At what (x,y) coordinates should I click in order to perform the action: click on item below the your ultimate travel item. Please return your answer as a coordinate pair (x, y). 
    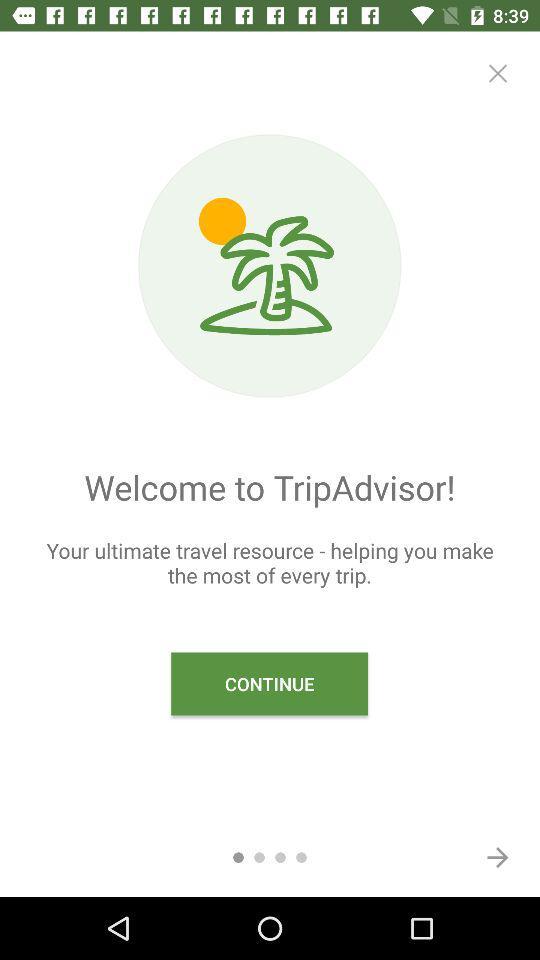
    Looking at the image, I should click on (269, 684).